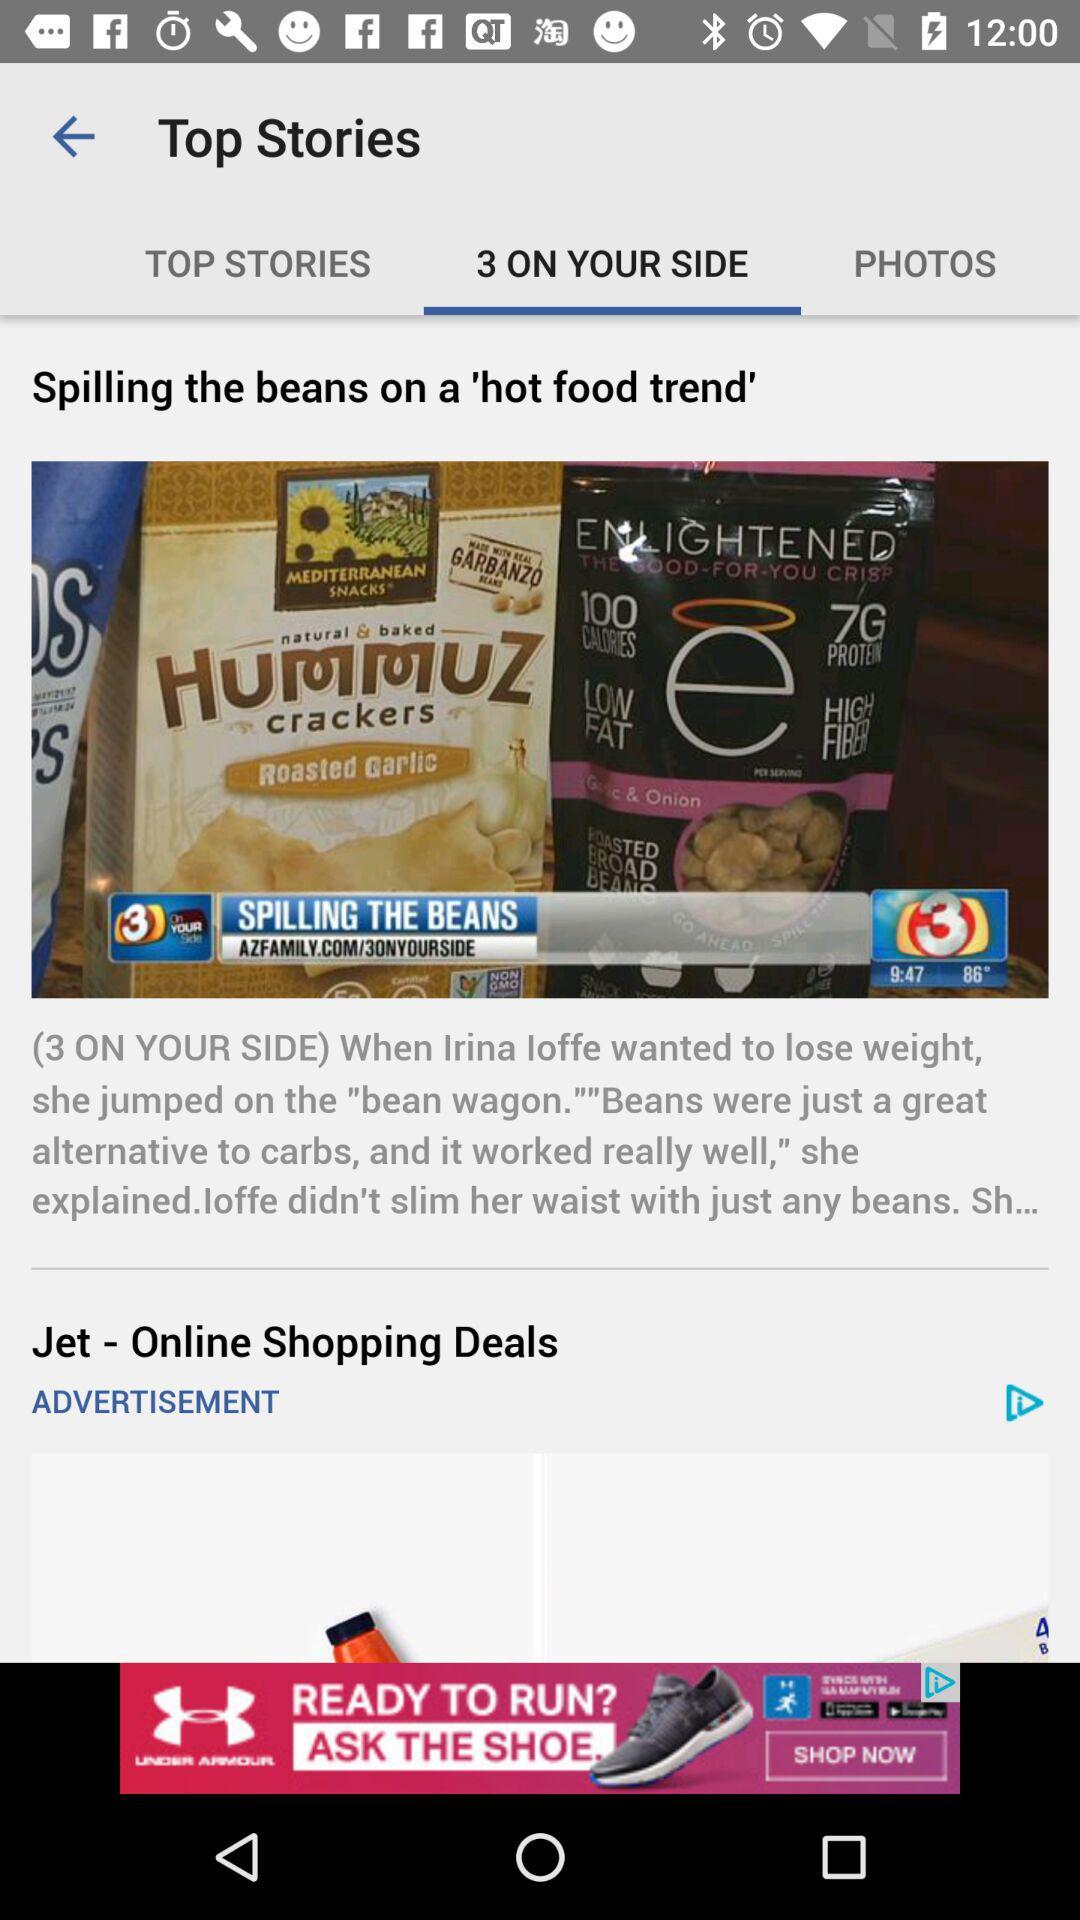 The width and height of the screenshot is (1080, 1920). What do you see at coordinates (540, 1727) in the screenshot?
I see `advertisement for under armour` at bounding box center [540, 1727].